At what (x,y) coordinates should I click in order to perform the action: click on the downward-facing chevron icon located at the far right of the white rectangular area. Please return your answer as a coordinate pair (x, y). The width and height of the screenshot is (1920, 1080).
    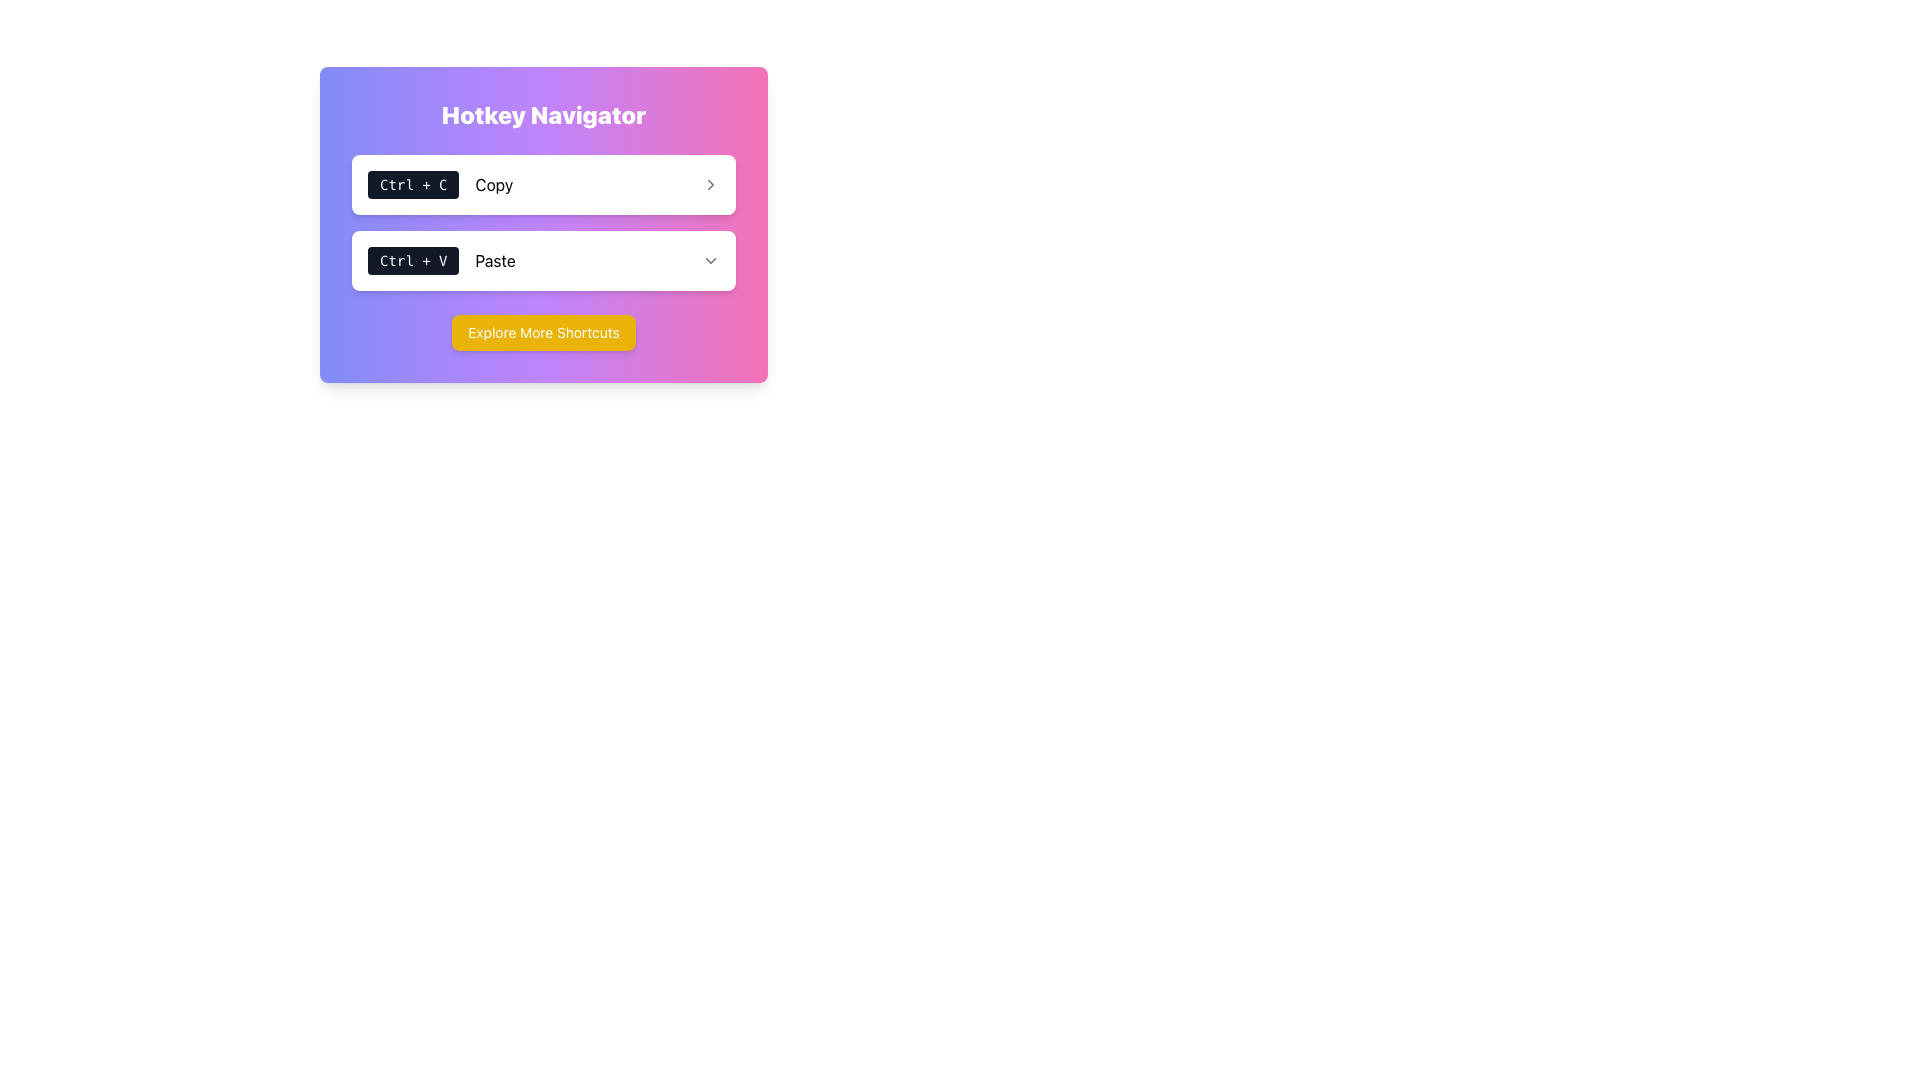
    Looking at the image, I should click on (710, 260).